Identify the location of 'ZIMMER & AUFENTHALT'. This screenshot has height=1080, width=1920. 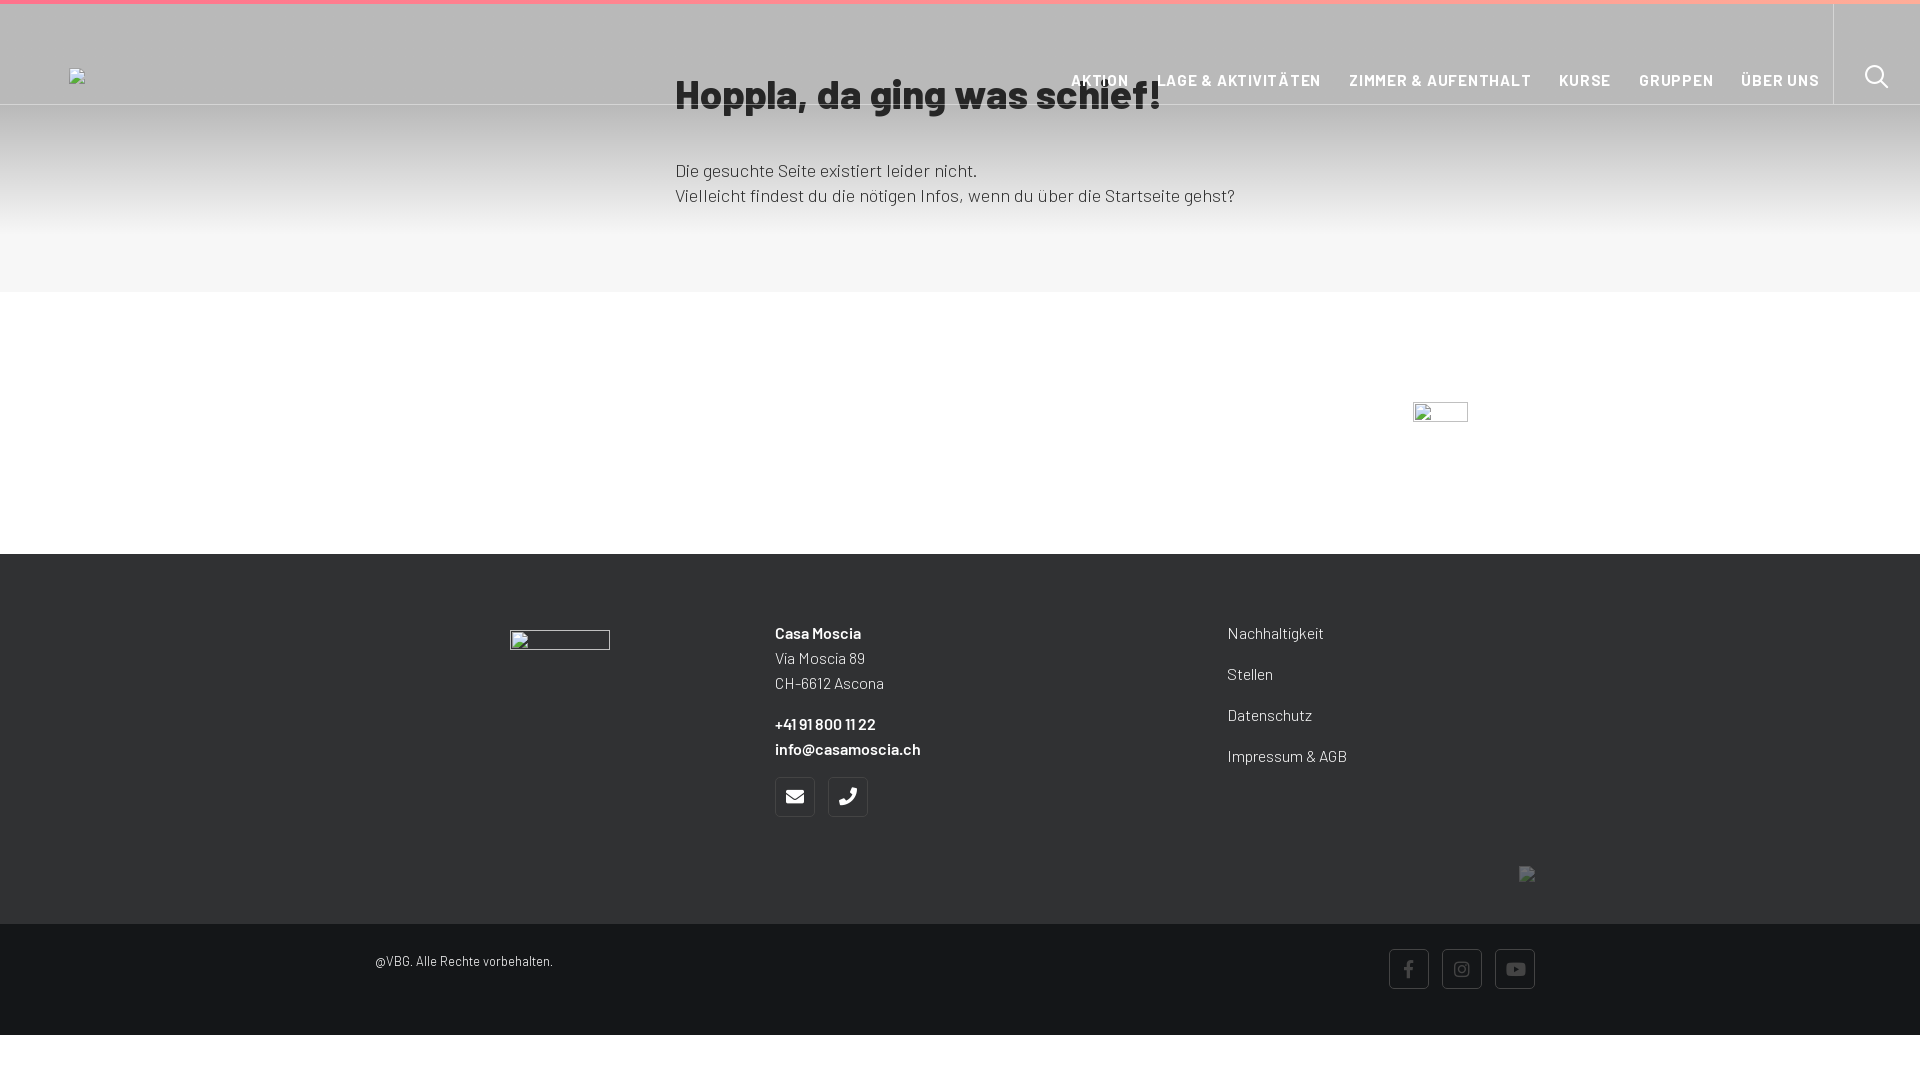
(1440, 87).